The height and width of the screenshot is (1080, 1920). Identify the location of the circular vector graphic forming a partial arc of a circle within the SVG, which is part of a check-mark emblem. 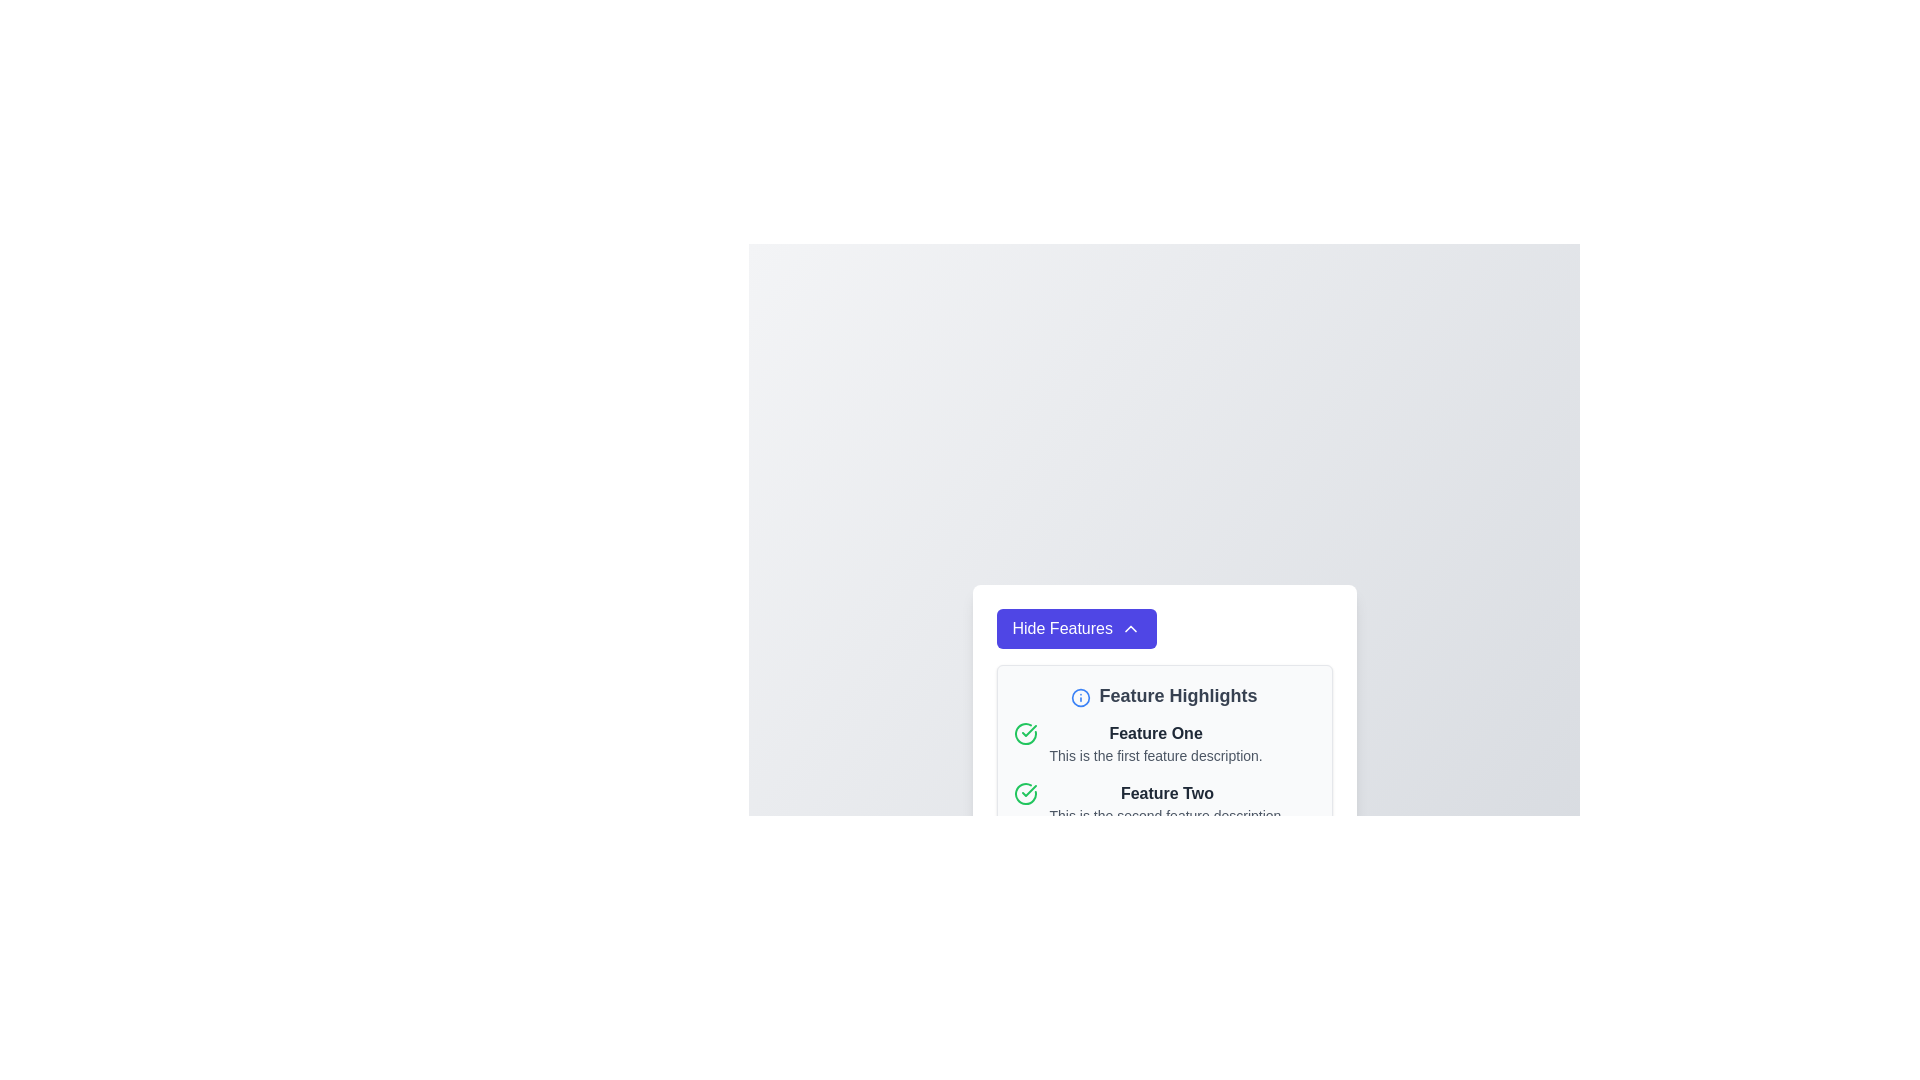
(1025, 733).